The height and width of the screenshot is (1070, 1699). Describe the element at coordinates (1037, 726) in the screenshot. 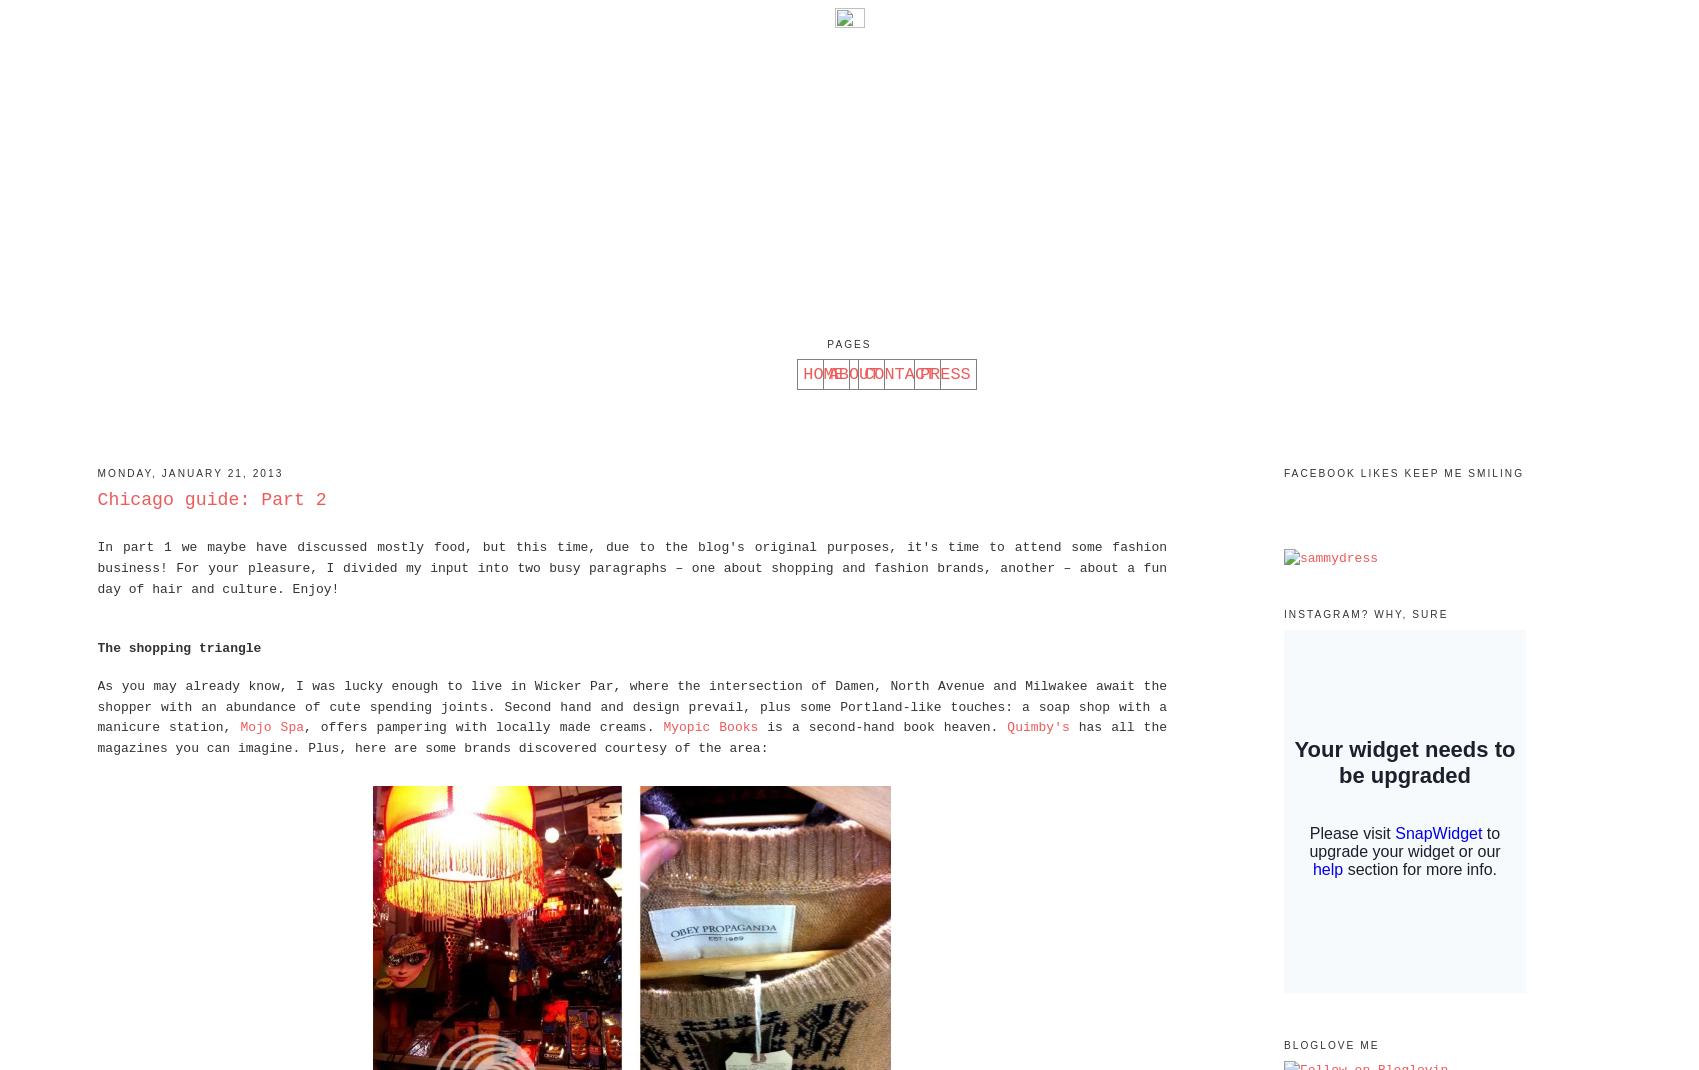

I see `'Quimby's'` at that location.